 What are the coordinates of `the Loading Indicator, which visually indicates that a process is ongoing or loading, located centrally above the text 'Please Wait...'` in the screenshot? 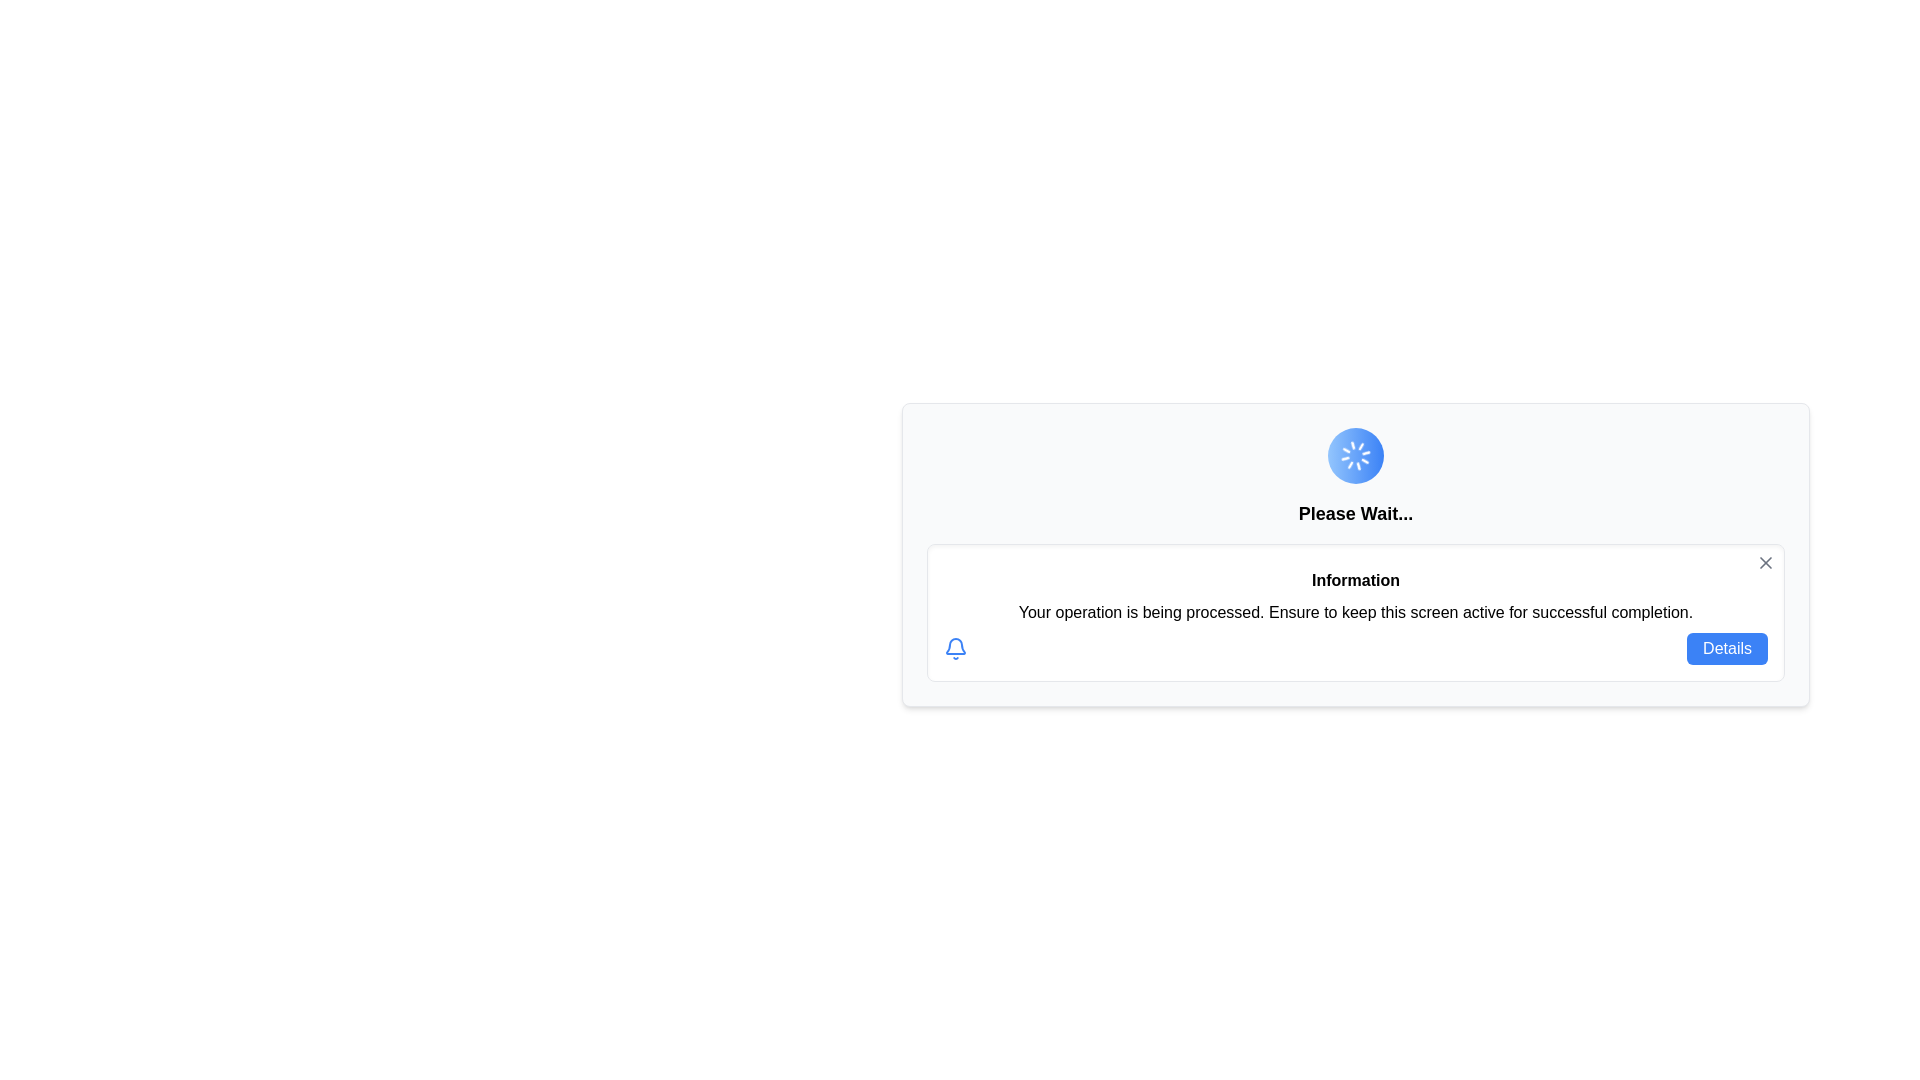 It's located at (1356, 455).